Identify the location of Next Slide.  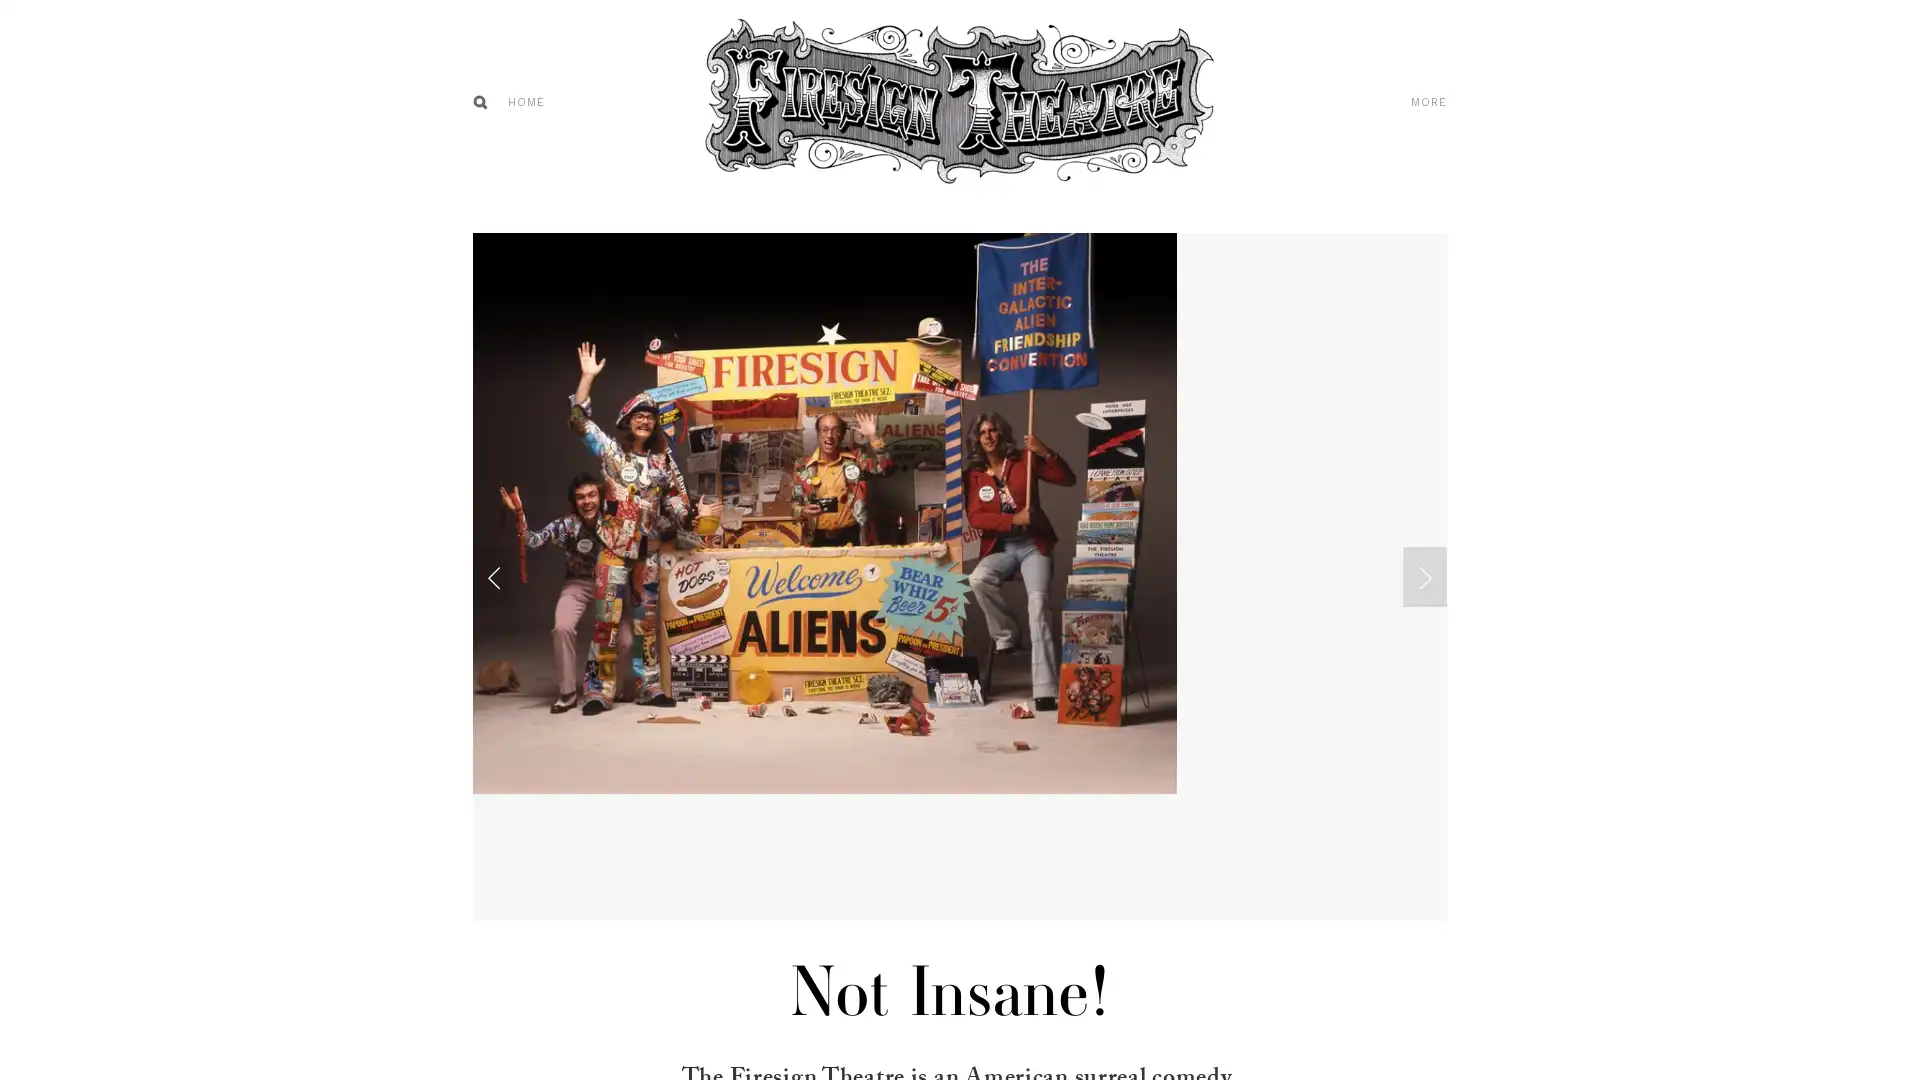
(1424, 575).